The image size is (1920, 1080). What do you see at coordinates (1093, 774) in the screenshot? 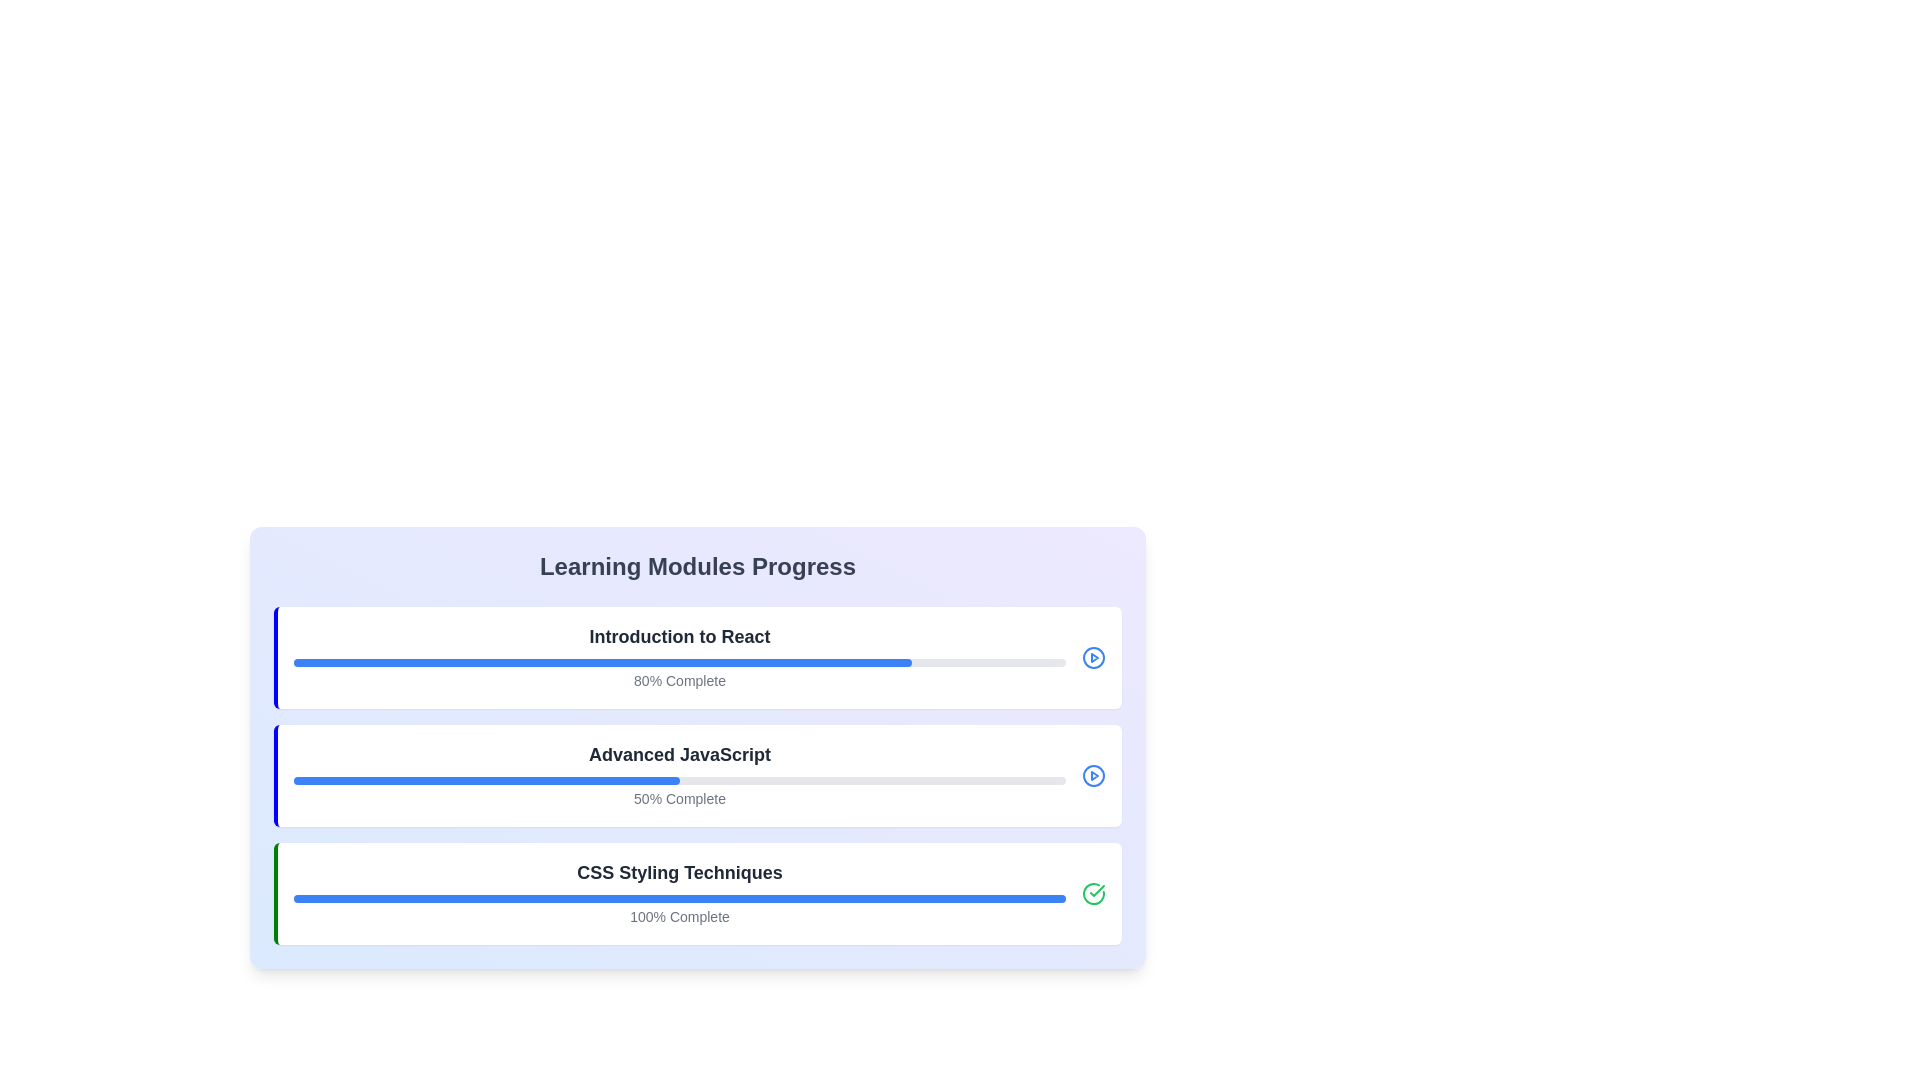
I see `the play icon button, which is a circular button with a blue border and a triangular play symbol, located at the rightmost side of the 'Advanced JavaScript' progress block` at bounding box center [1093, 774].